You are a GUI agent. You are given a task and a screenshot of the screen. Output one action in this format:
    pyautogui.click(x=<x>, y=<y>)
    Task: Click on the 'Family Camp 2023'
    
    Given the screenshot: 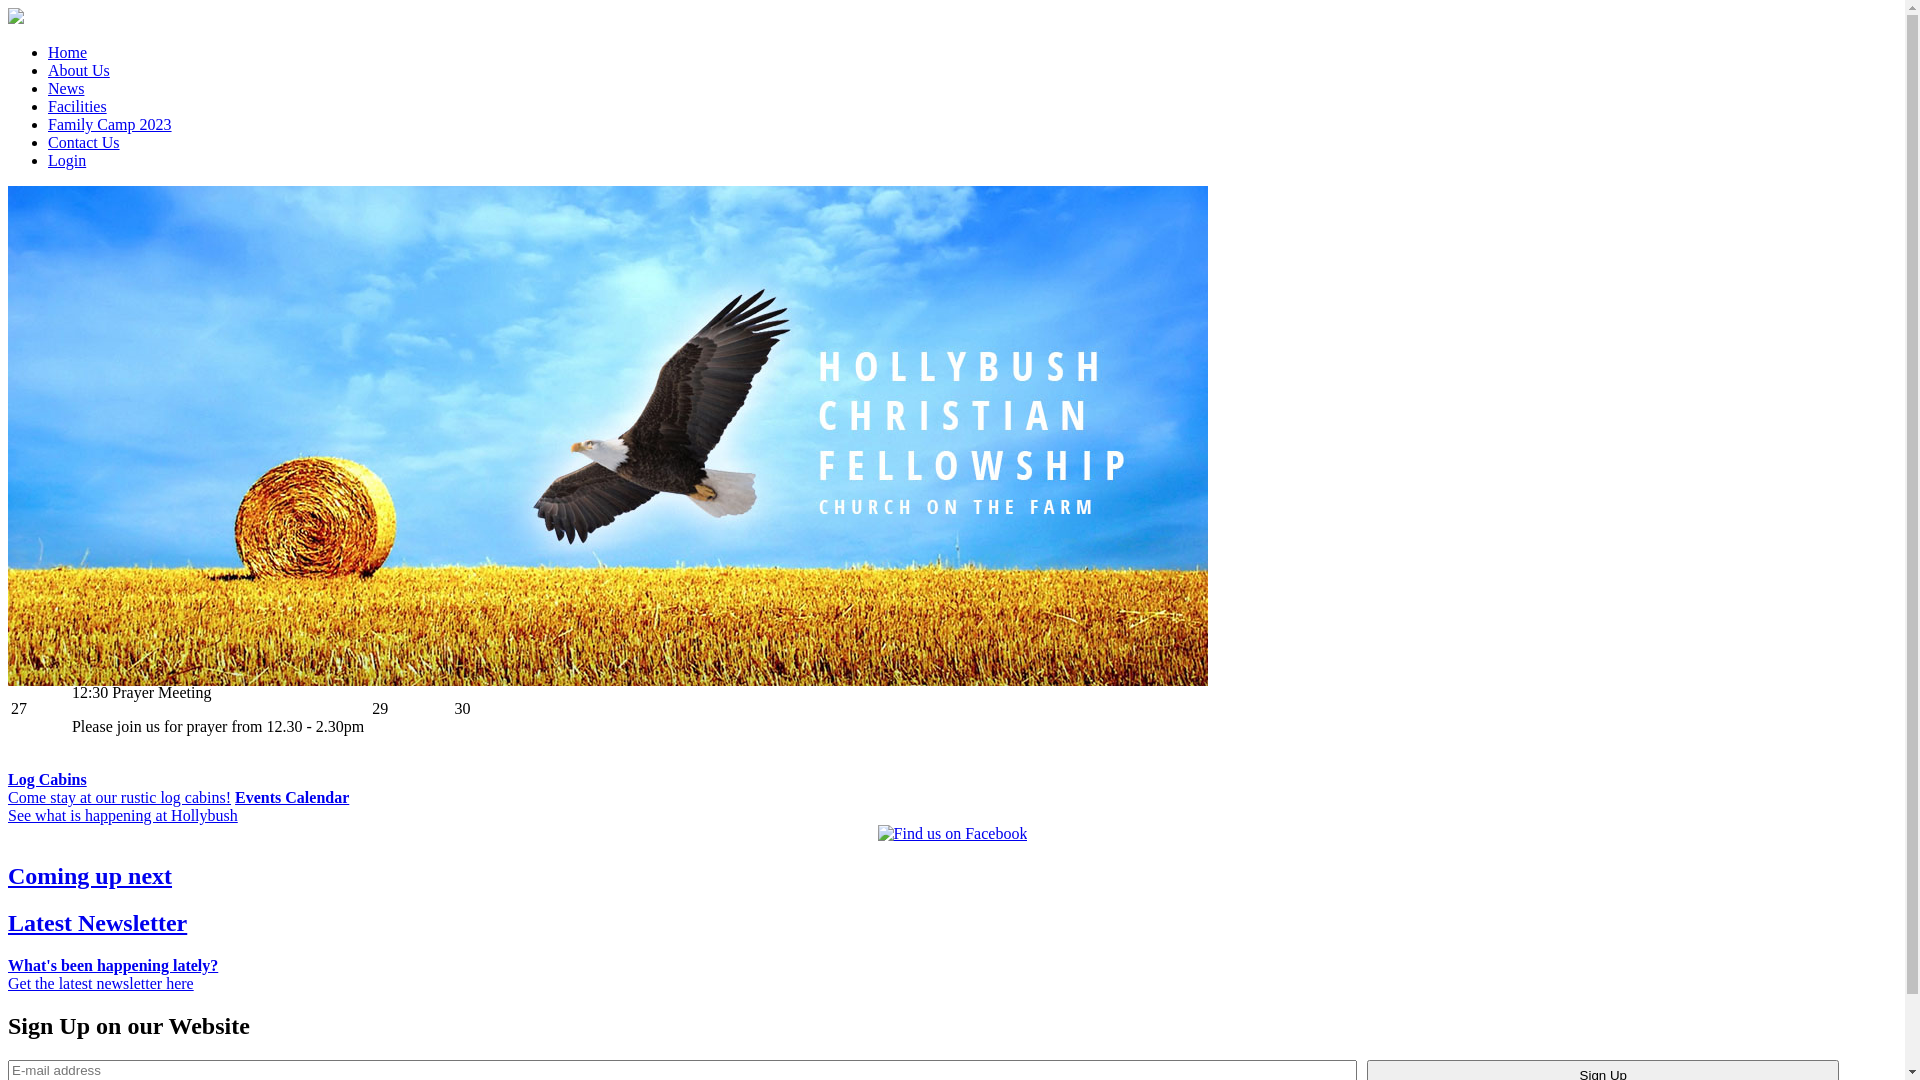 What is the action you would take?
    pyautogui.click(x=109, y=124)
    